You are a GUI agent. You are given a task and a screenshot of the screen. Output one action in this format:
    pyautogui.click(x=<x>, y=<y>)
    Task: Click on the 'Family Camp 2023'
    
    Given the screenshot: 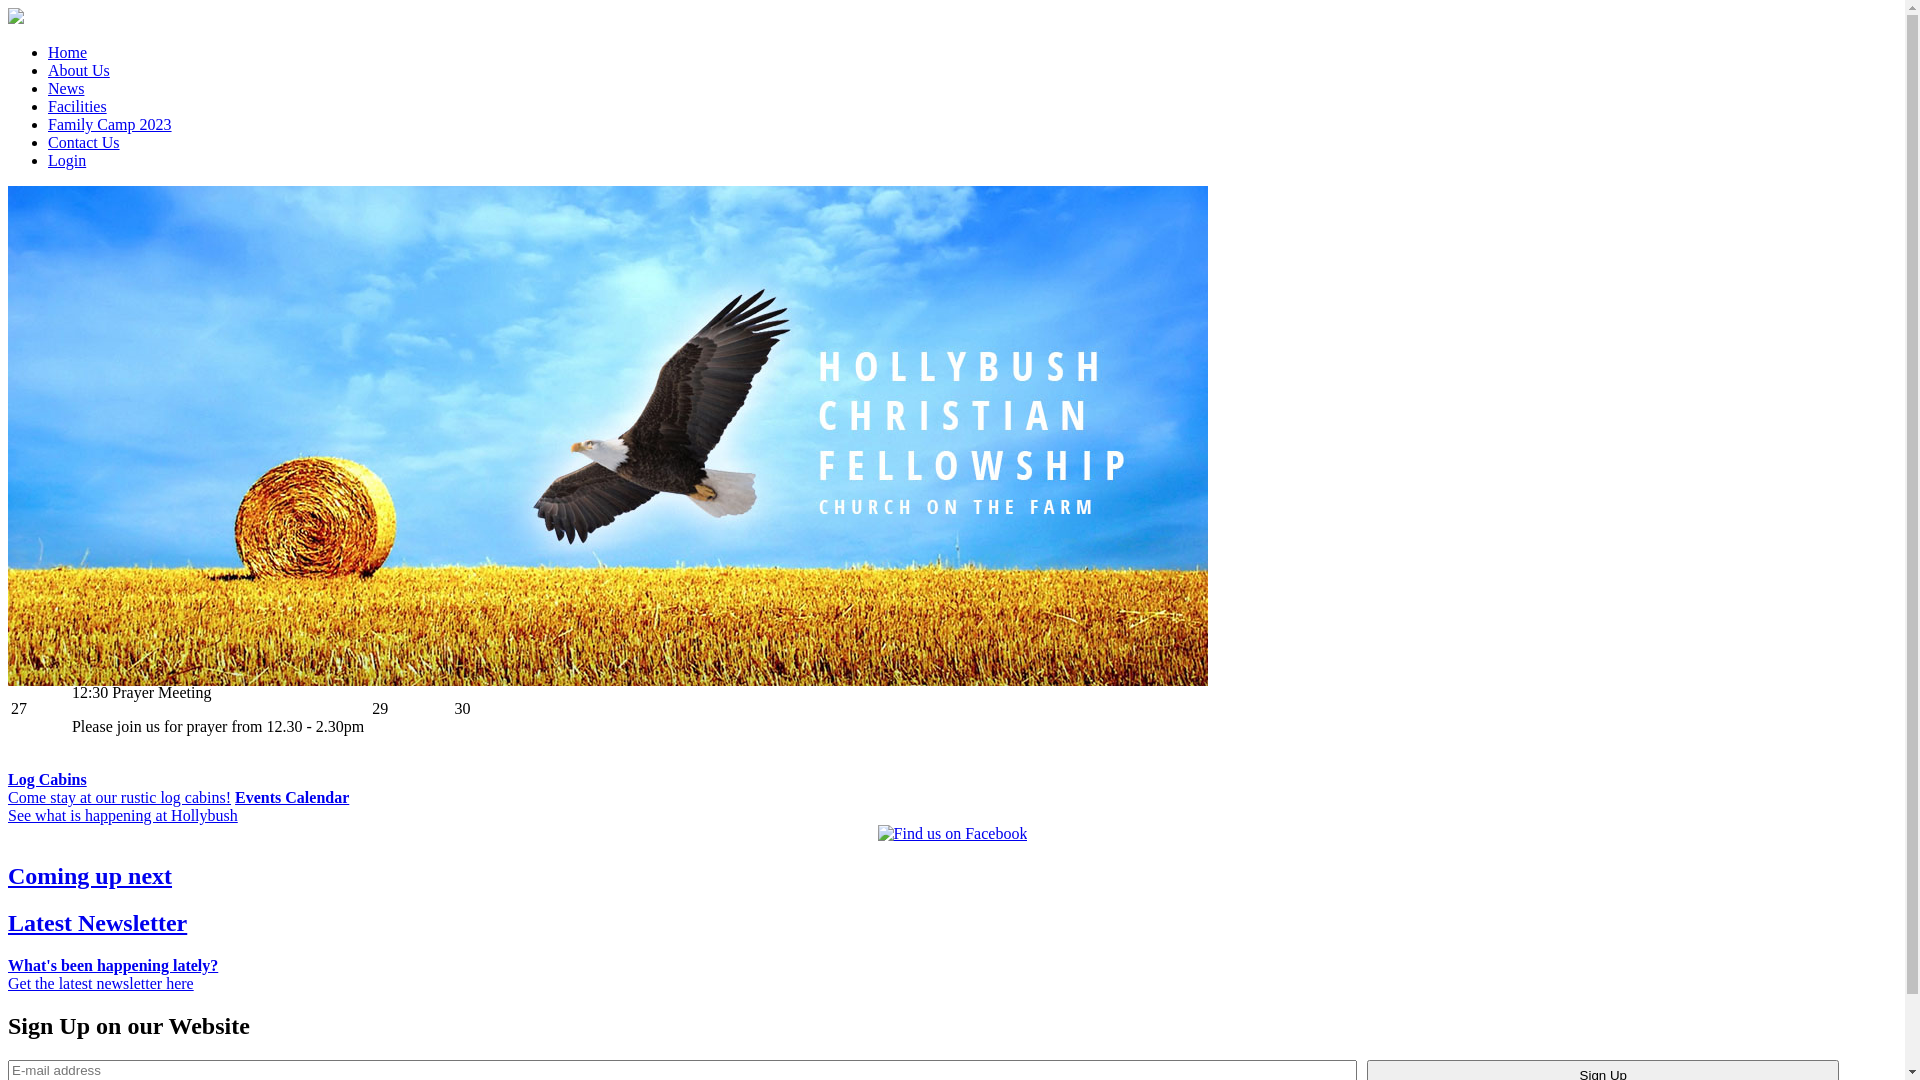 What is the action you would take?
    pyautogui.click(x=109, y=124)
    